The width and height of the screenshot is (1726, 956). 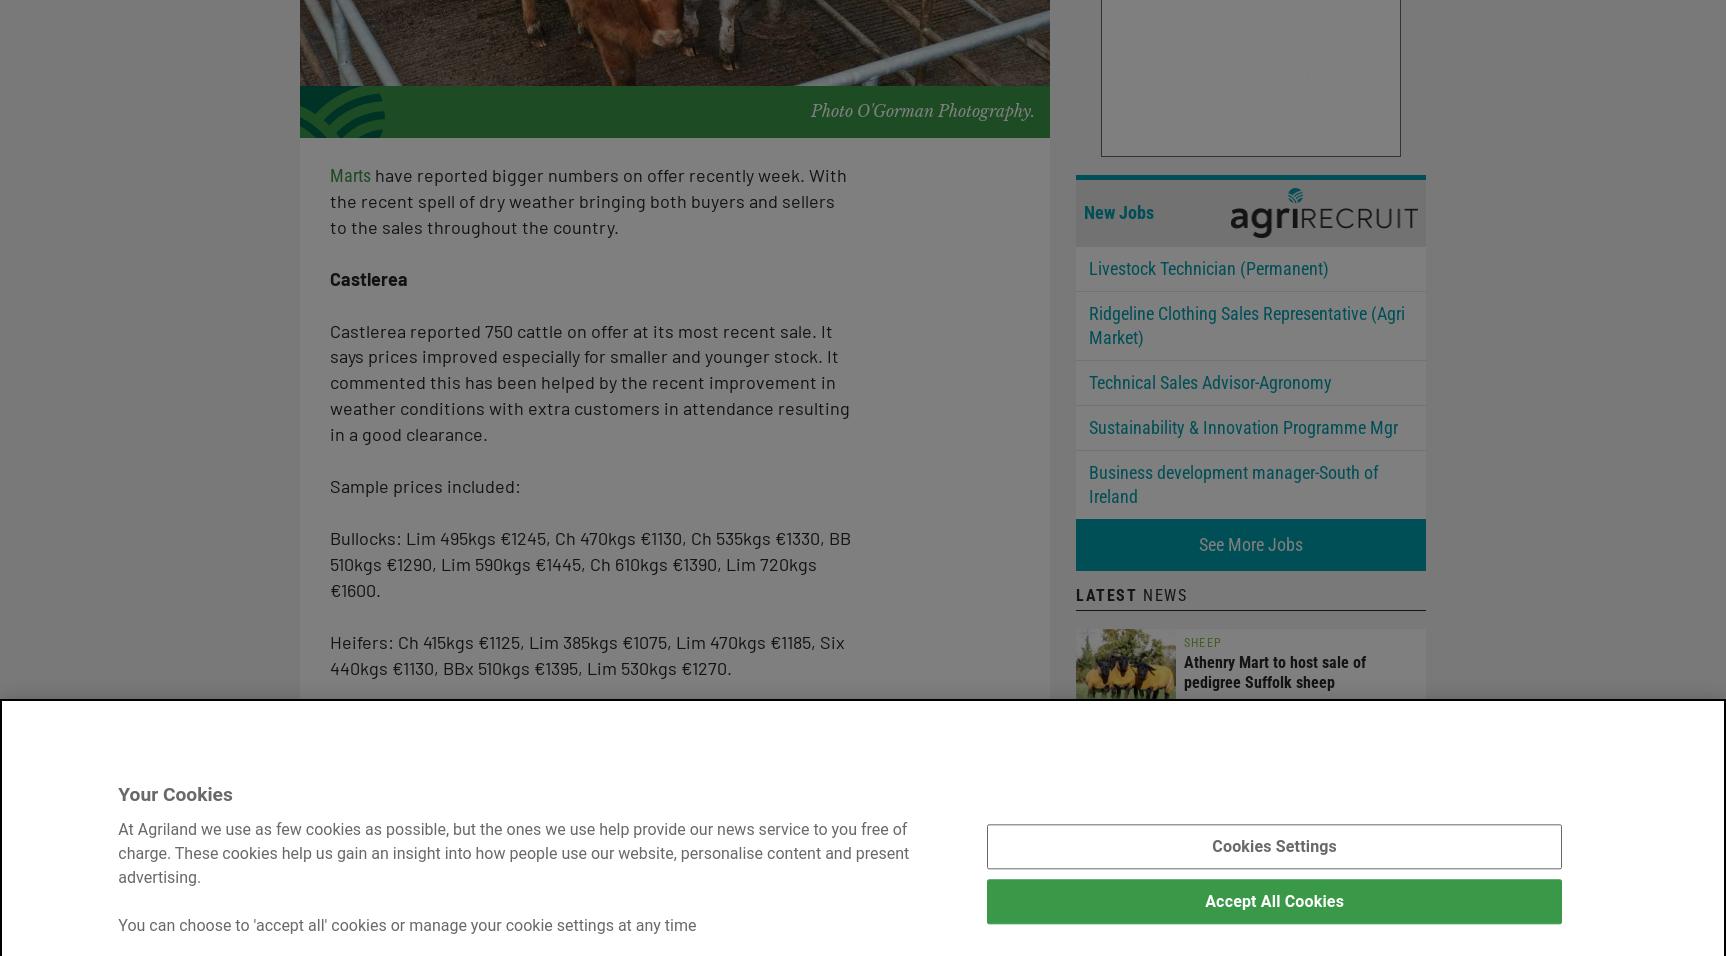 I want to click on 'Sheep', so click(x=1183, y=641).